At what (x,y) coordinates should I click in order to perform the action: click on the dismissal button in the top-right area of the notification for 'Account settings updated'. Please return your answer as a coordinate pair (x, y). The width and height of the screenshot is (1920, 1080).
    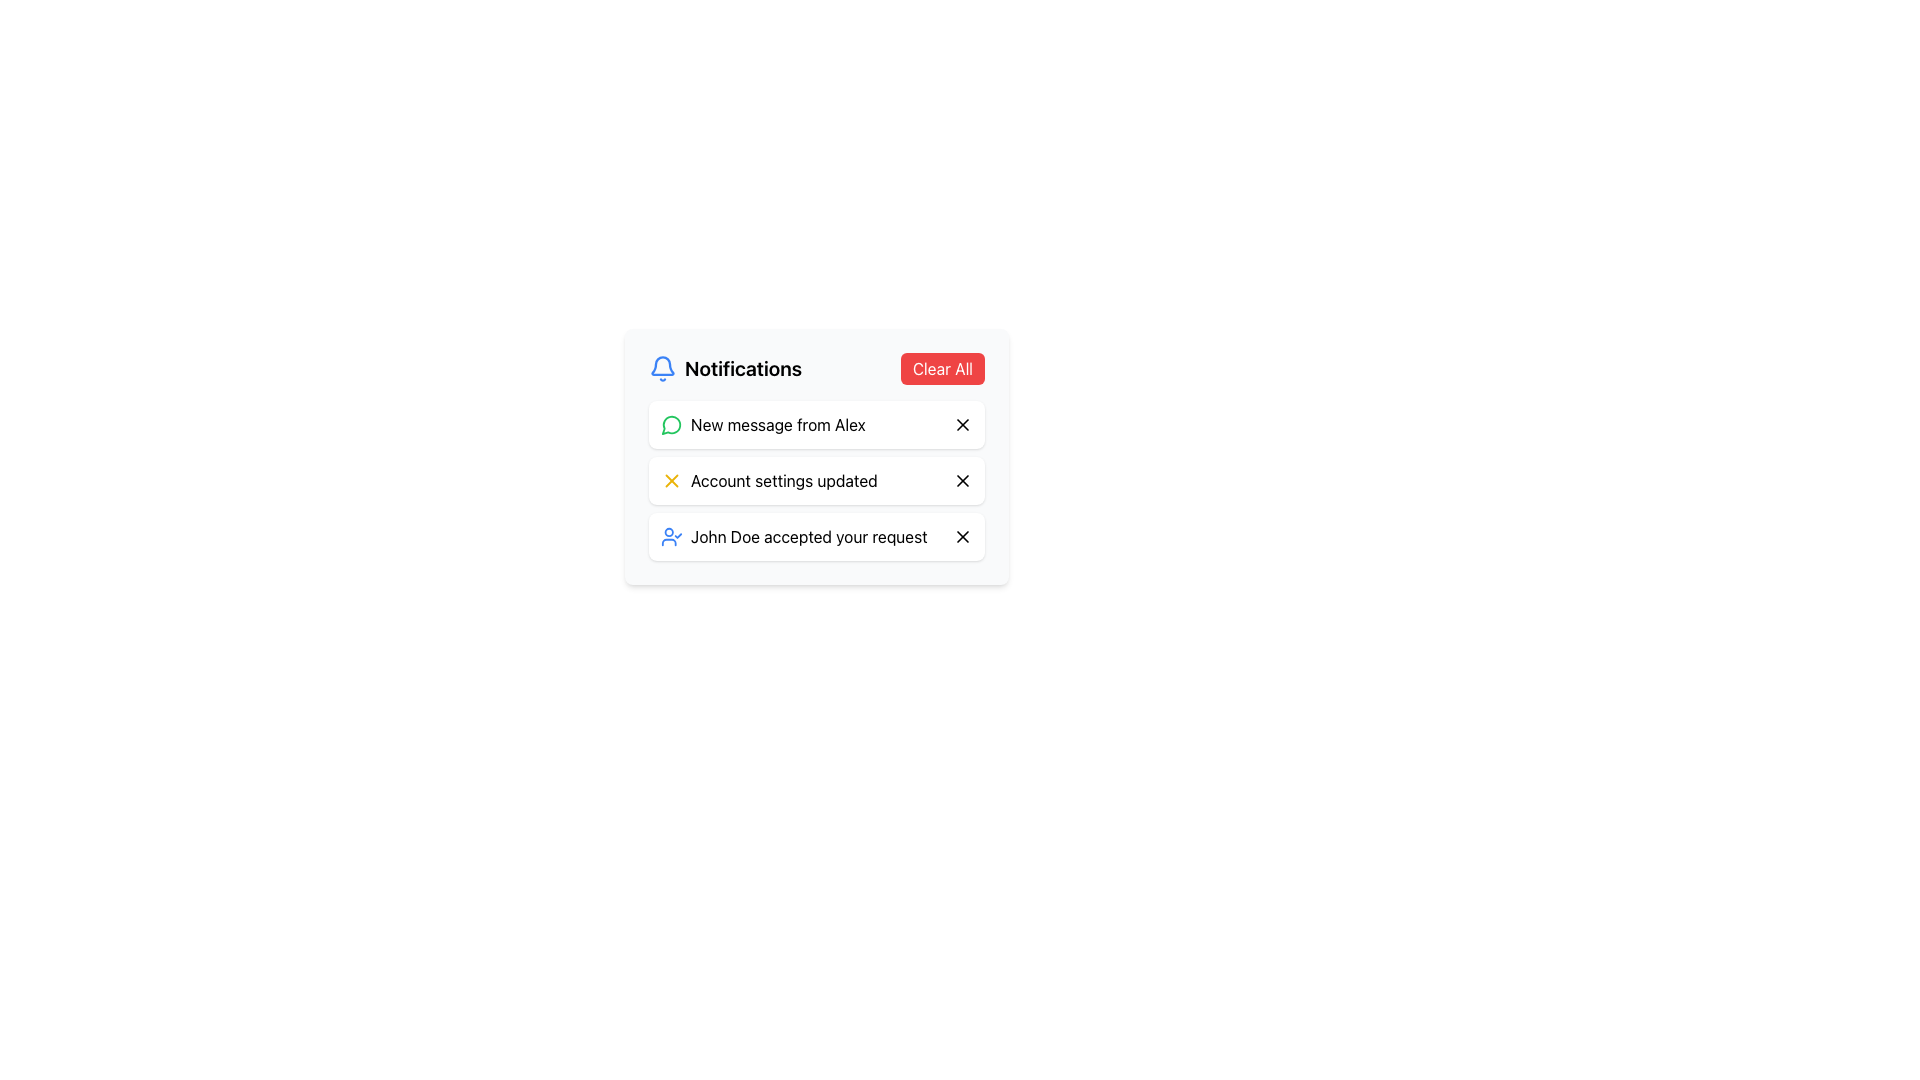
    Looking at the image, I should click on (963, 481).